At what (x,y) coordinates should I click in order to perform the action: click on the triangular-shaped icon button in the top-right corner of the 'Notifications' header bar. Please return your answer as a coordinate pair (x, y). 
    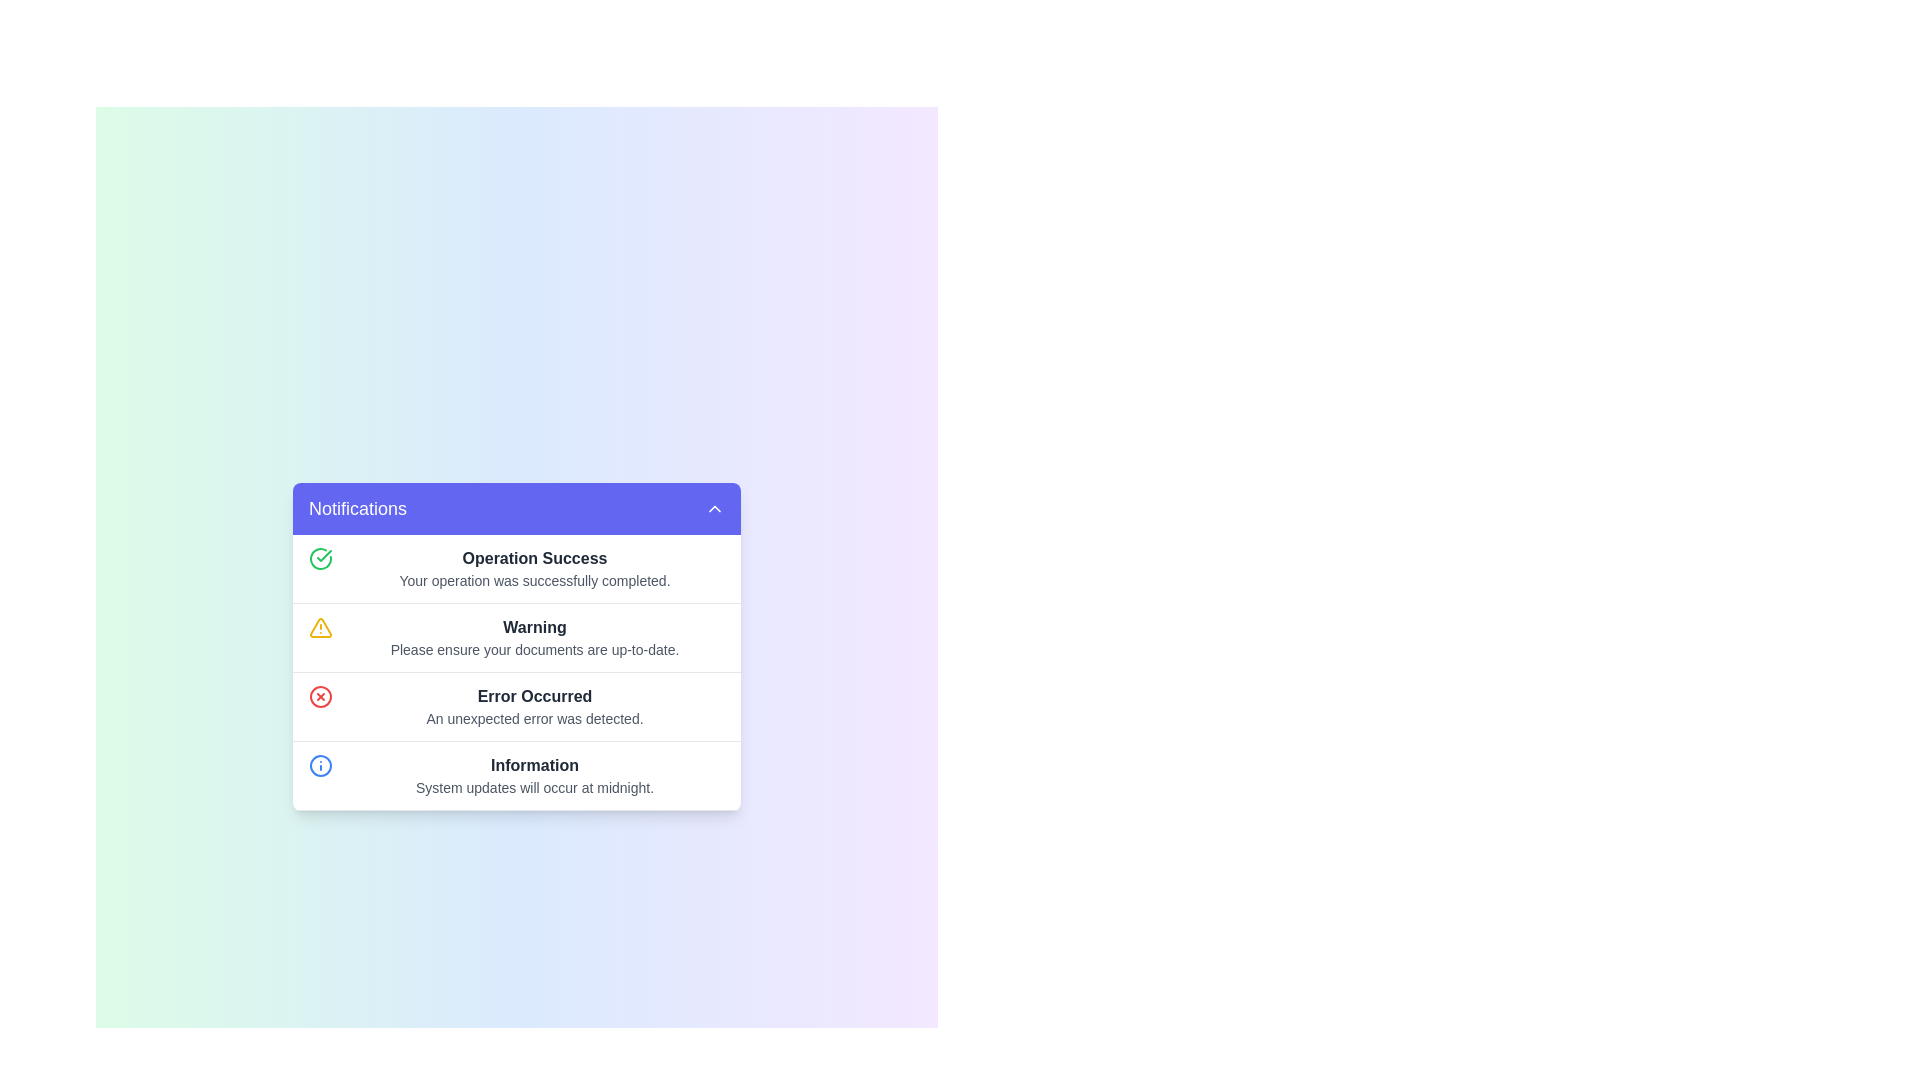
    Looking at the image, I should click on (715, 508).